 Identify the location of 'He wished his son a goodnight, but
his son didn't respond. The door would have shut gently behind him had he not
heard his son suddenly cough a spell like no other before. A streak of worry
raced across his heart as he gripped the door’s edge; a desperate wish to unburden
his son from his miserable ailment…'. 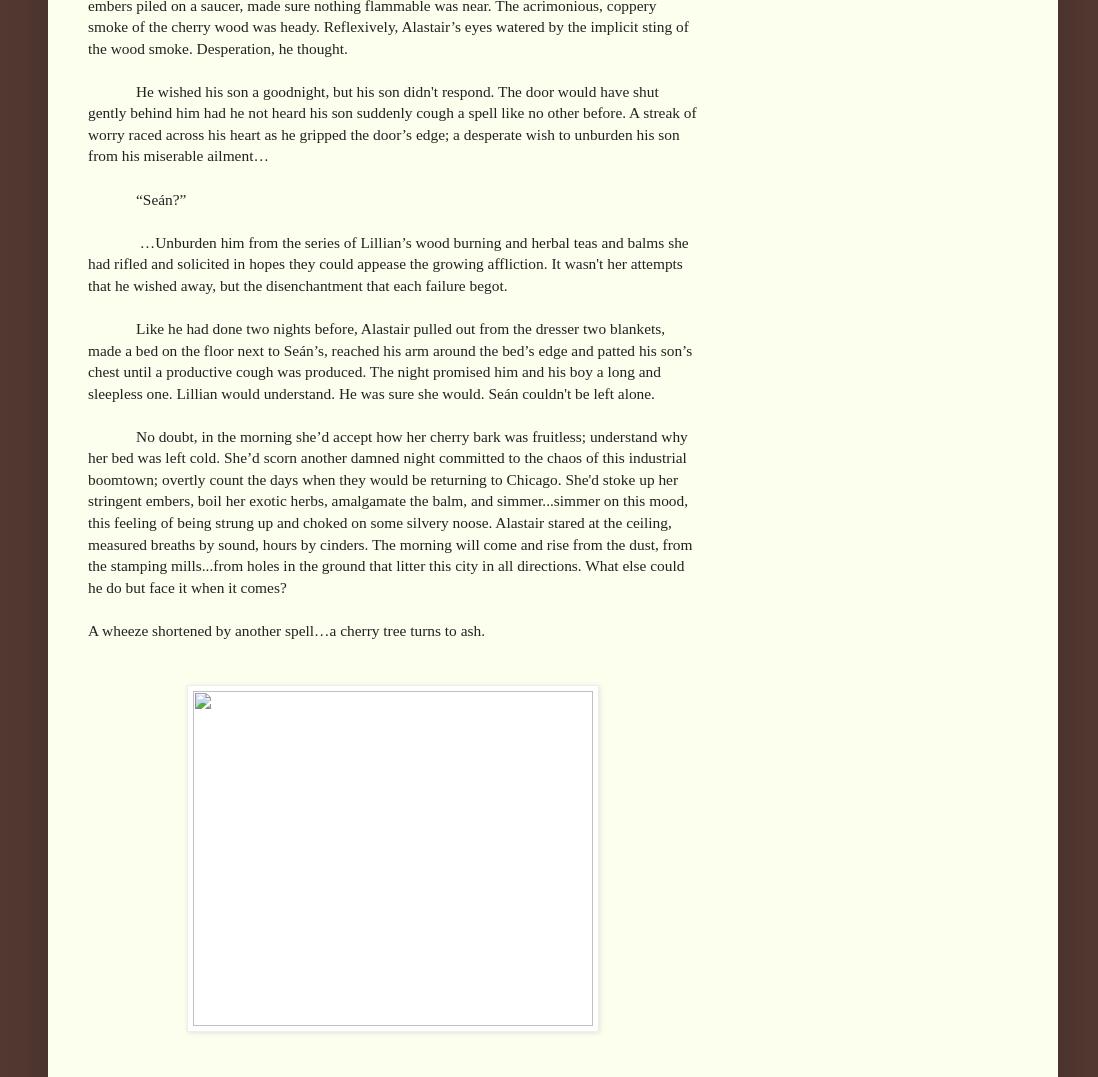
(390, 121).